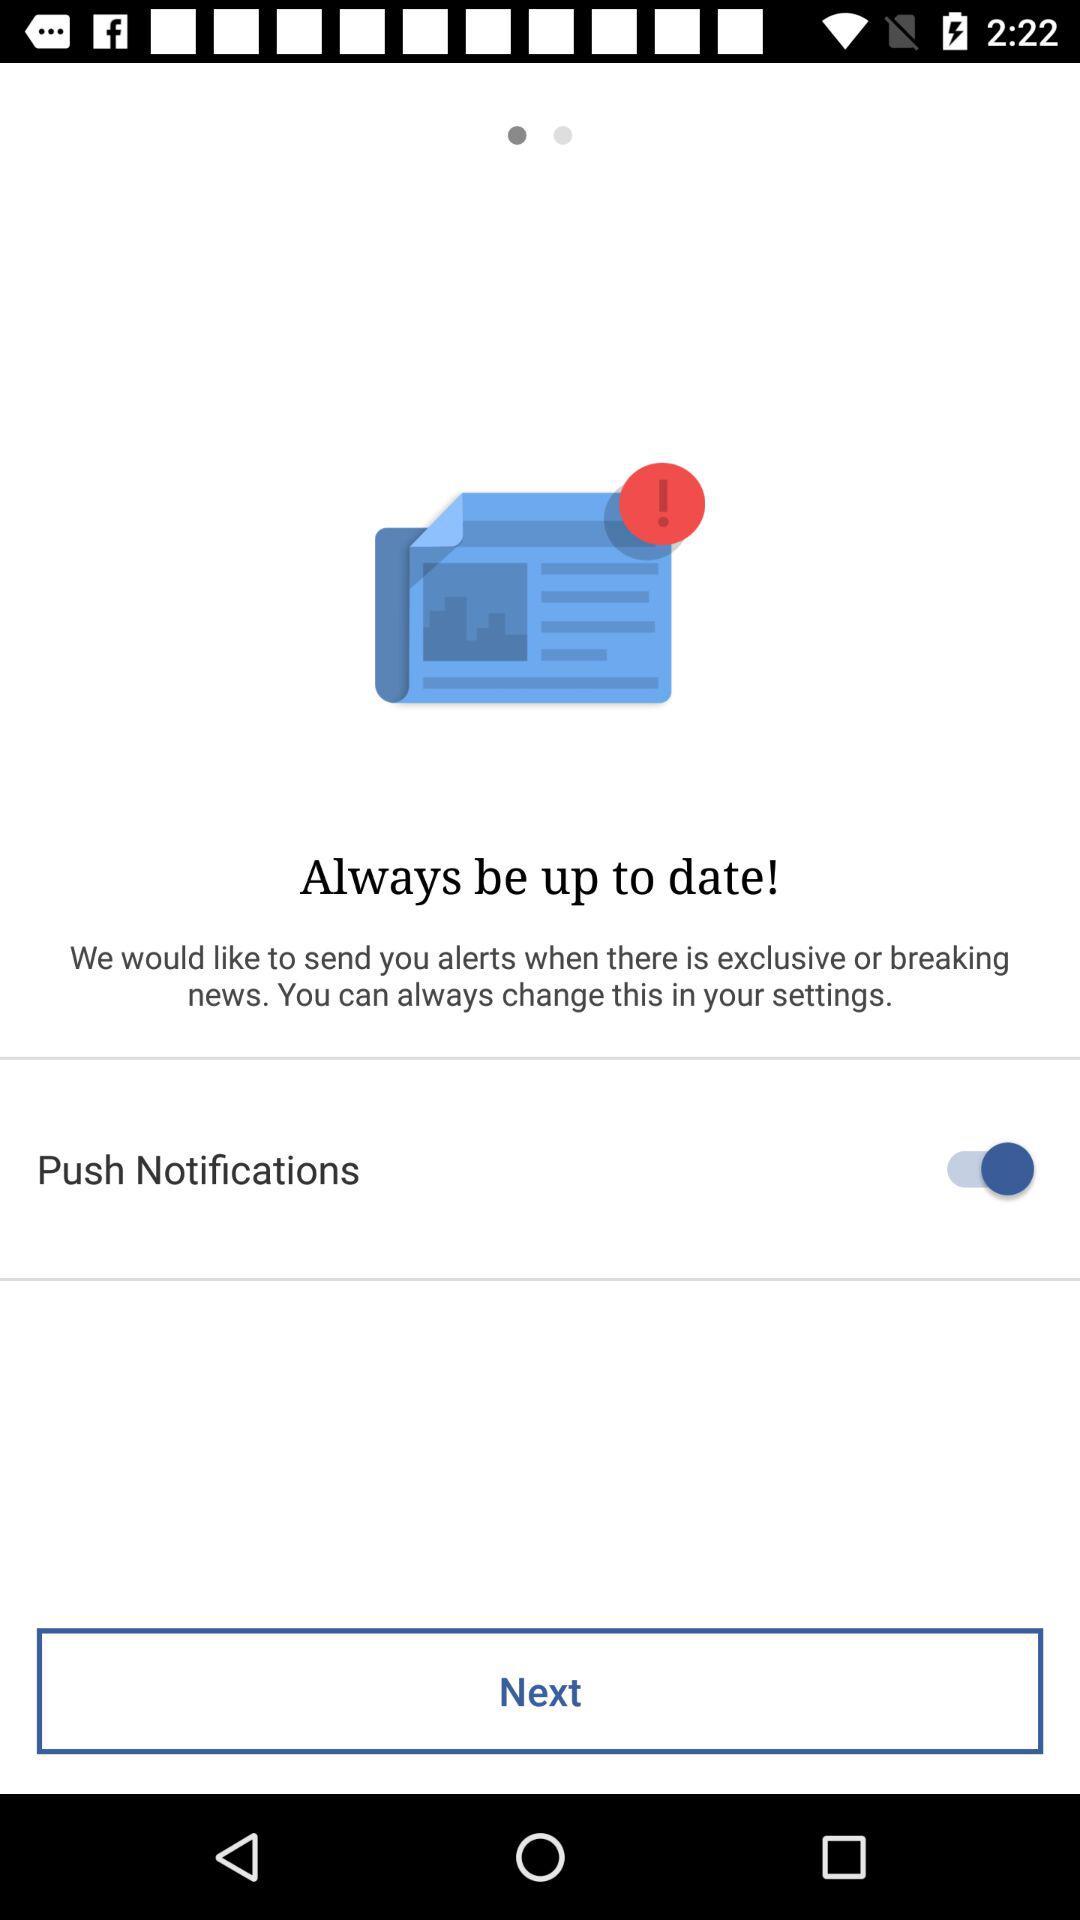  What do you see at coordinates (540, 1168) in the screenshot?
I see `the push notifications` at bounding box center [540, 1168].